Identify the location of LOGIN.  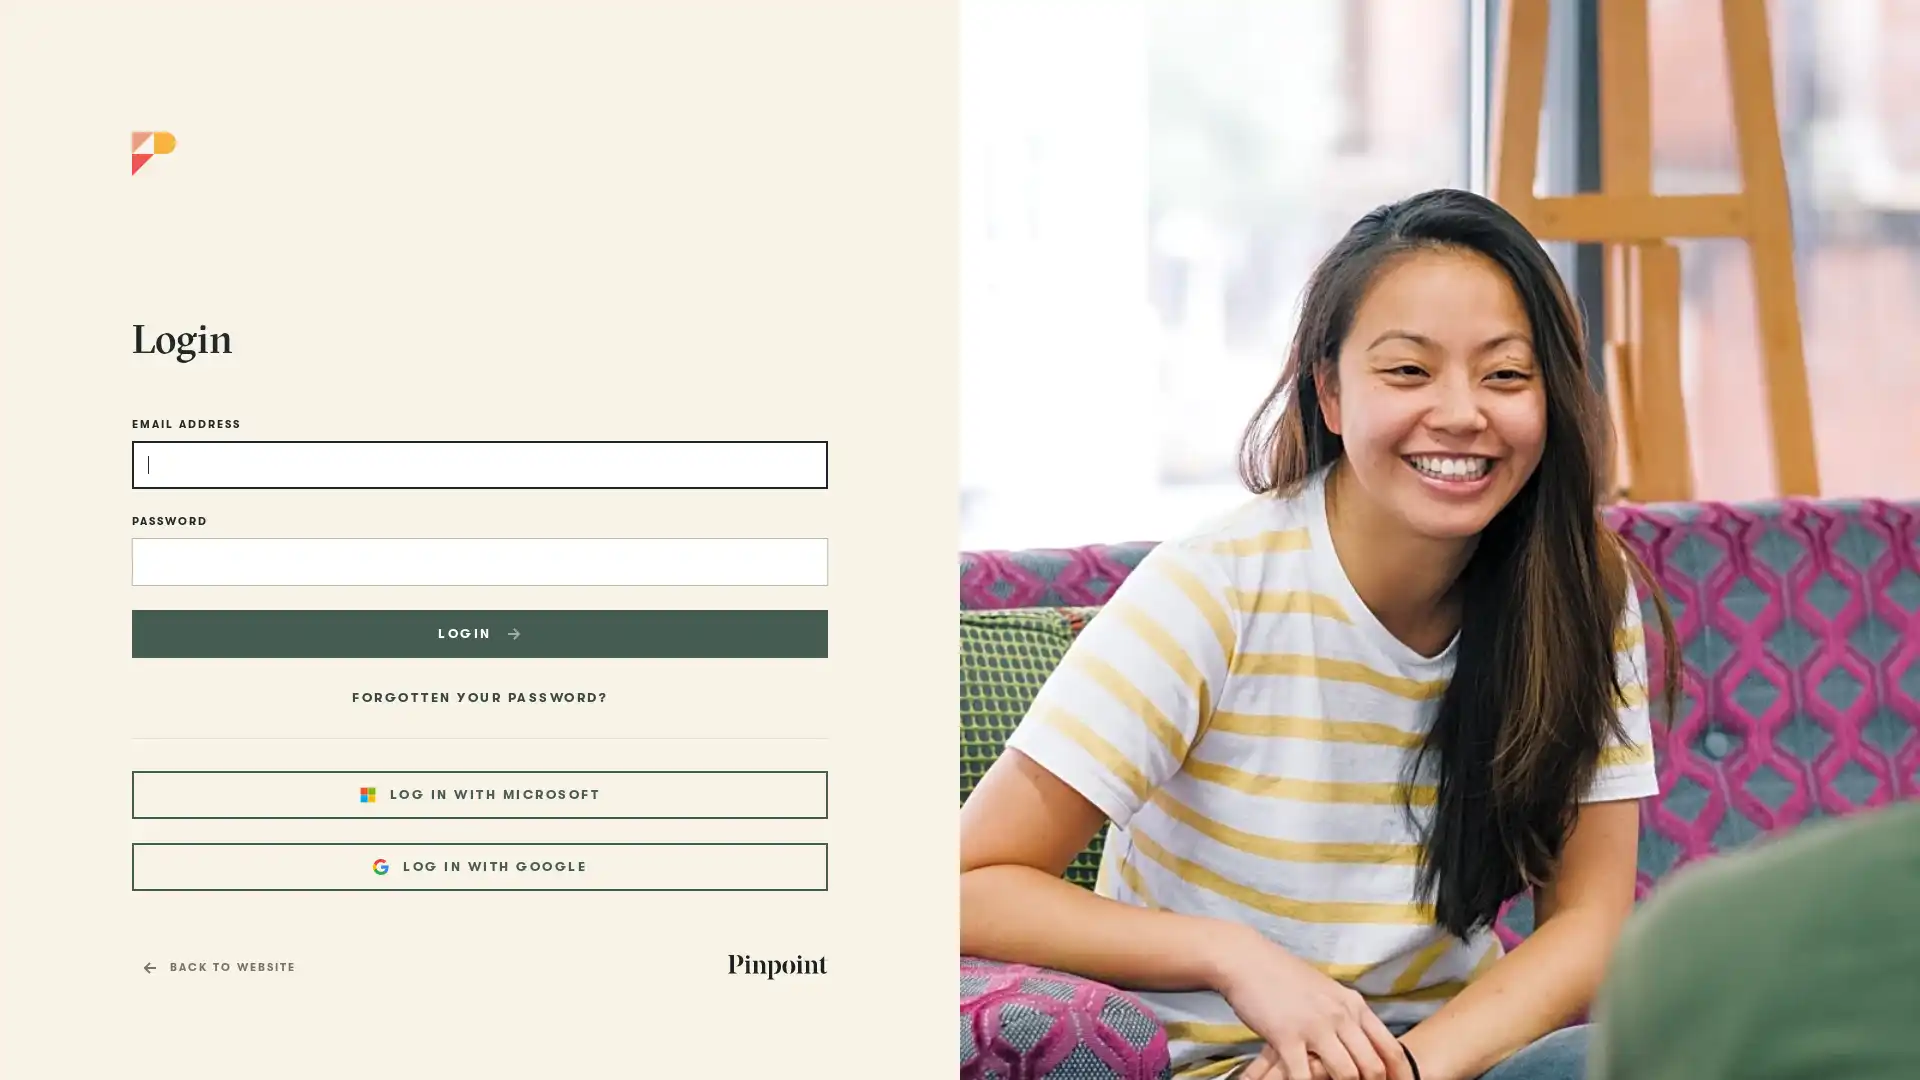
(478, 633).